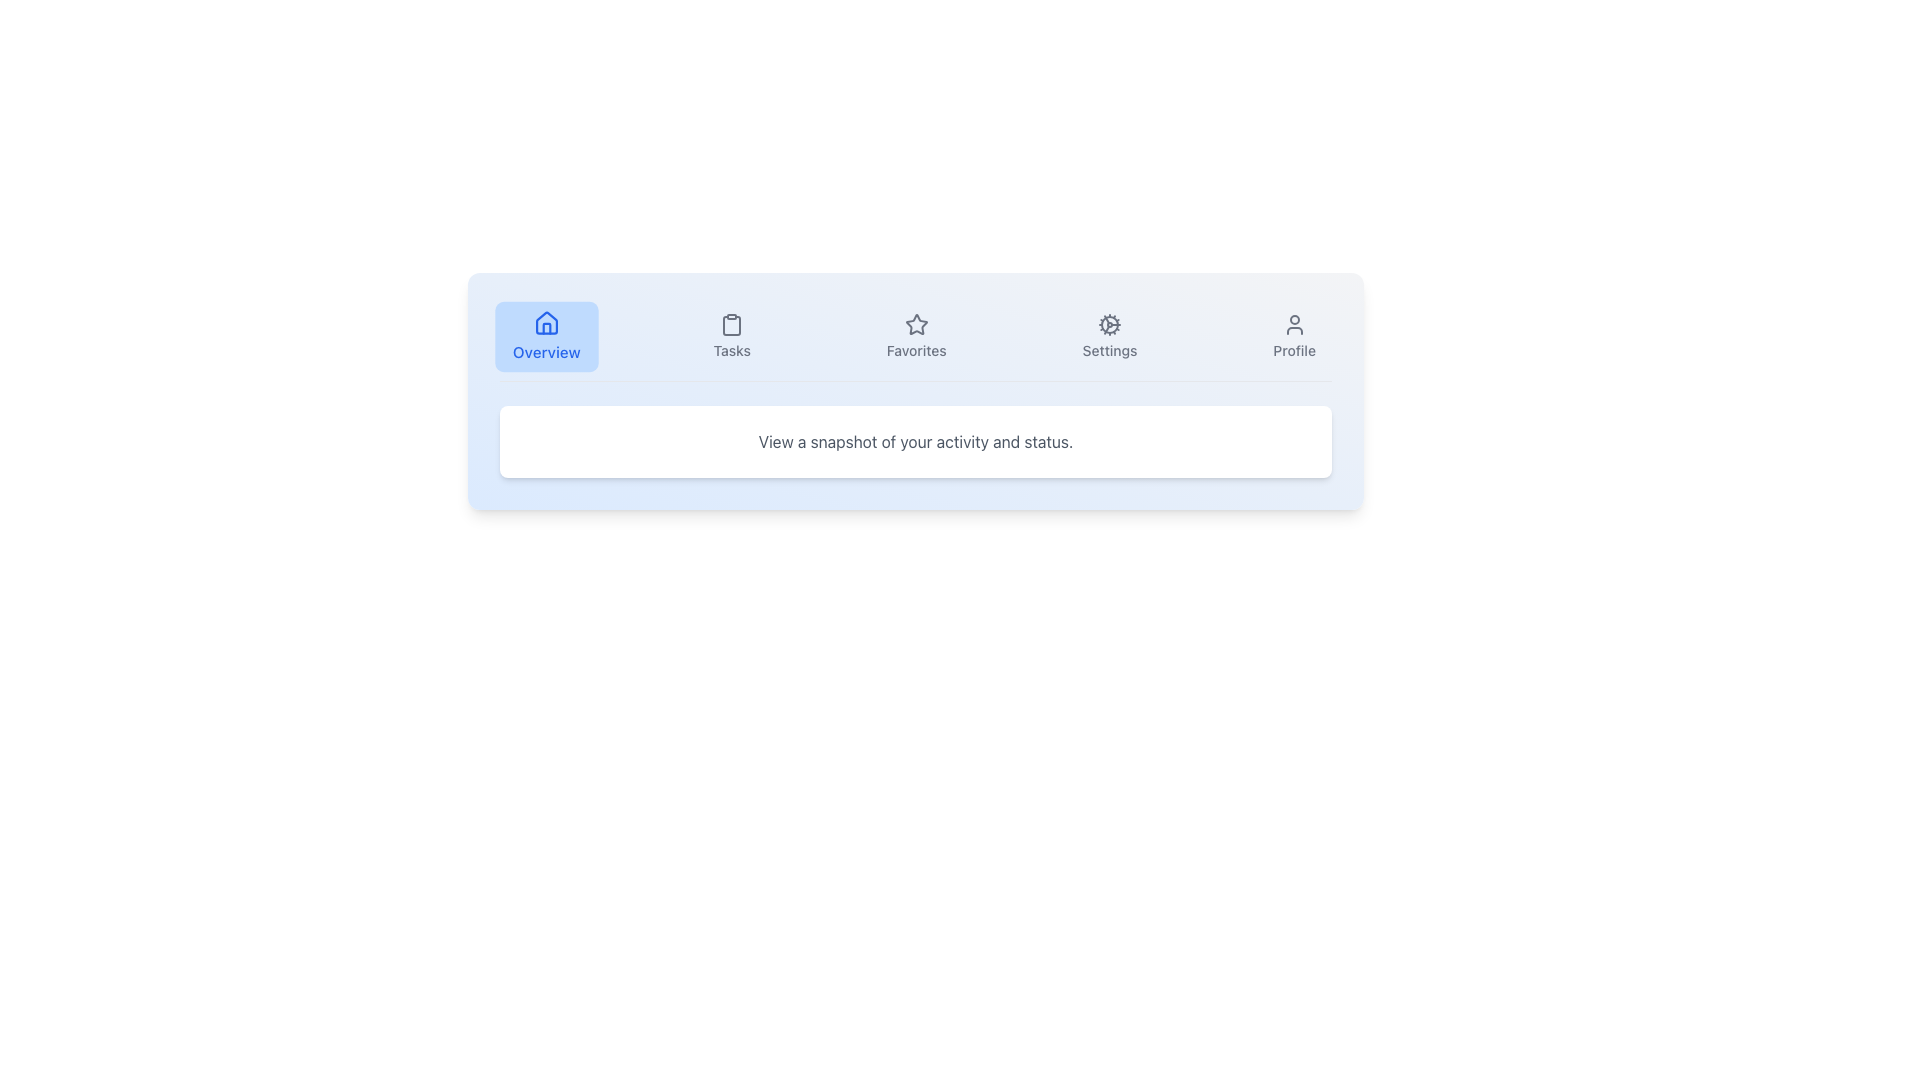  What do you see at coordinates (731, 335) in the screenshot?
I see `the second button in the horizontal navigation bar, located to the immediate right of the 'Overview' button` at bounding box center [731, 335].